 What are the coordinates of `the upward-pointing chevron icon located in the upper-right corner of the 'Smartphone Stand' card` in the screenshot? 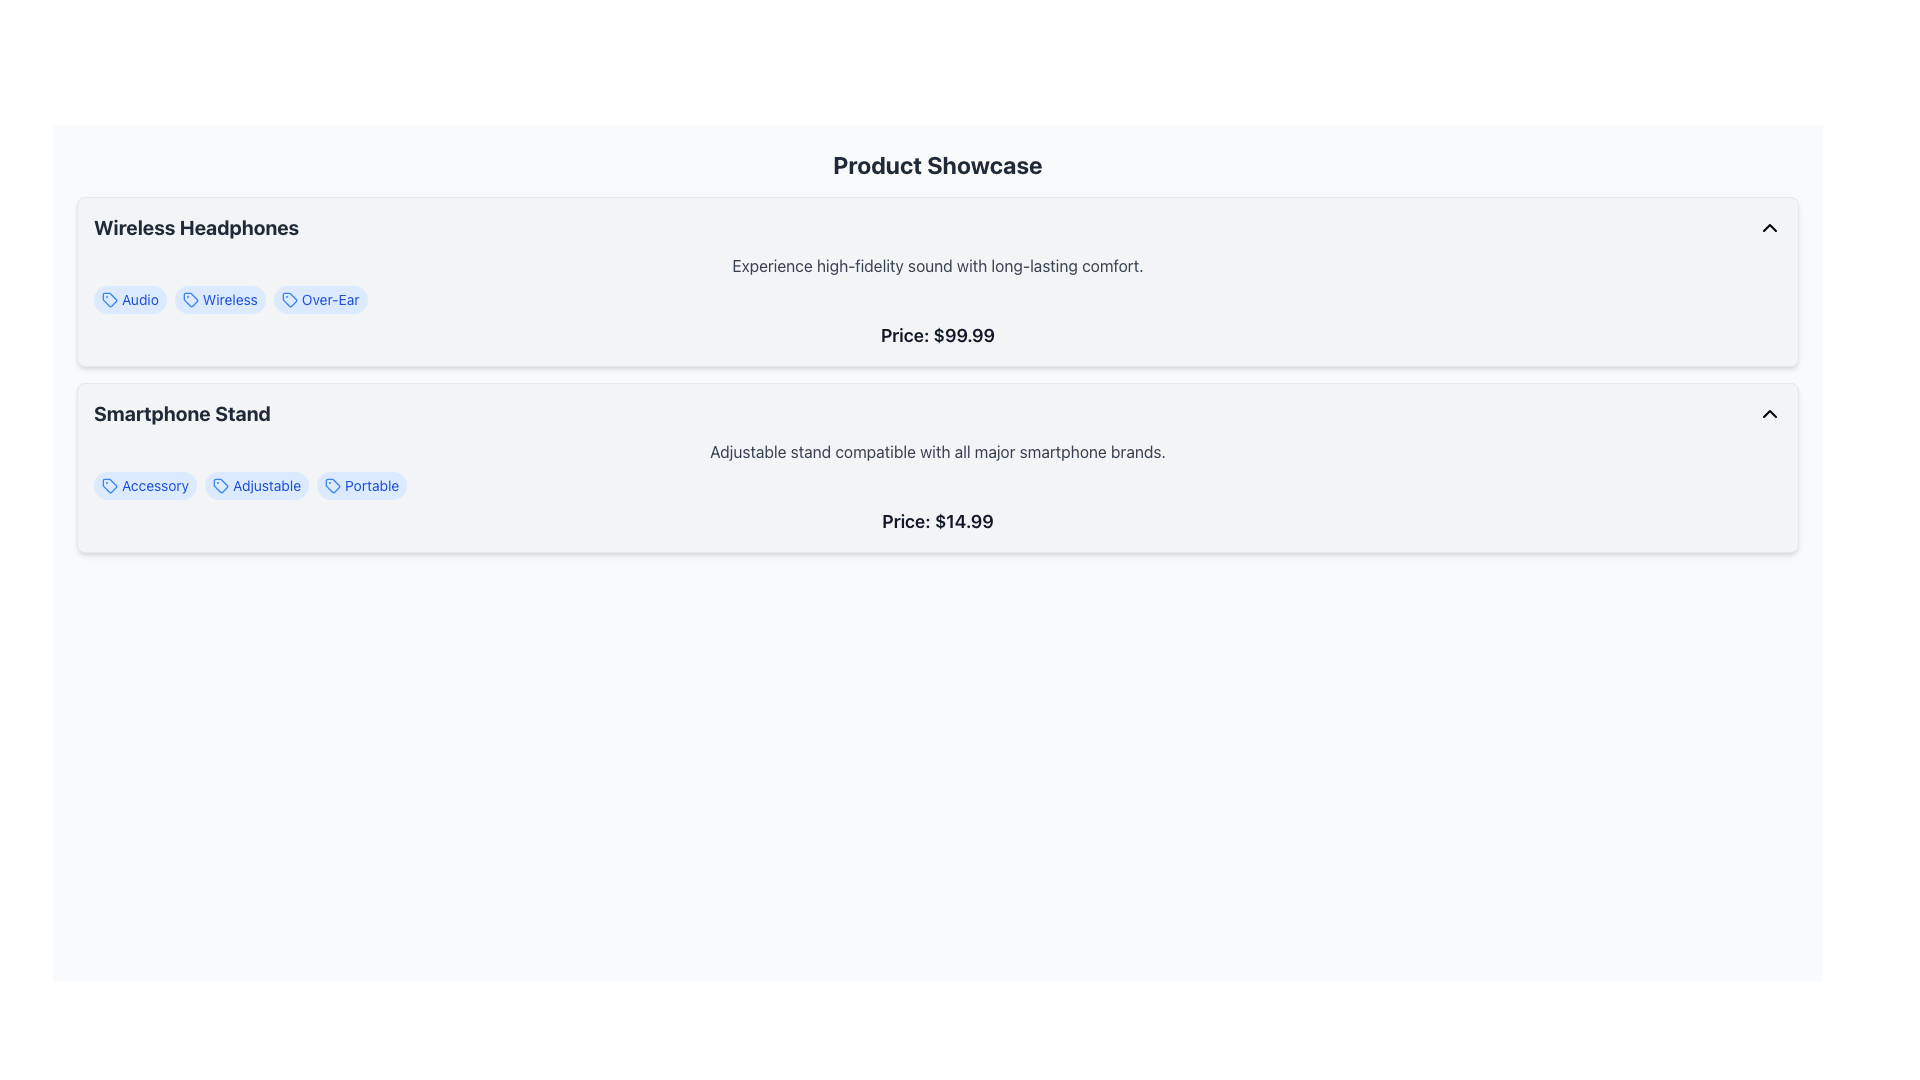 It's located at (1770, 412).